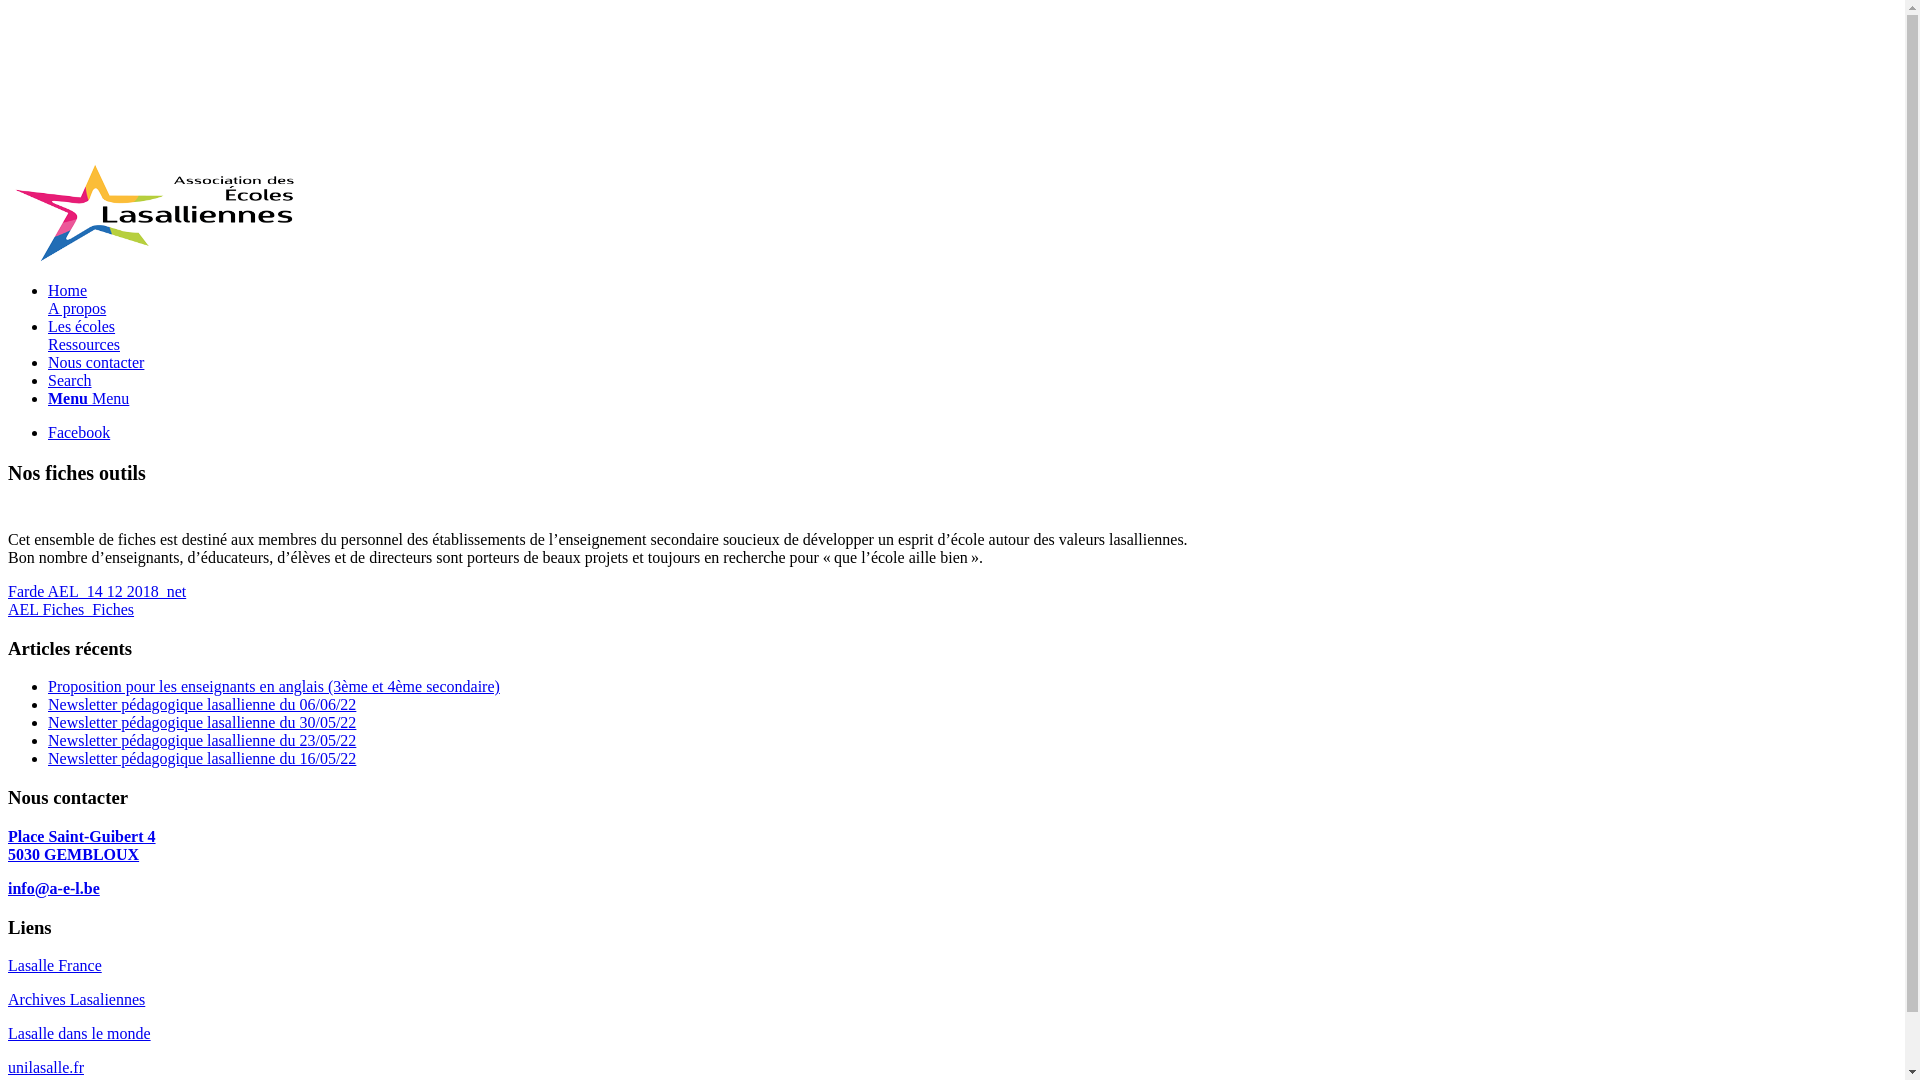 The image size is (1920, 1080). What do you see at coordinates (70, 380) in the screenshot?
I see `'Search'` at bounding box center [70, 380].